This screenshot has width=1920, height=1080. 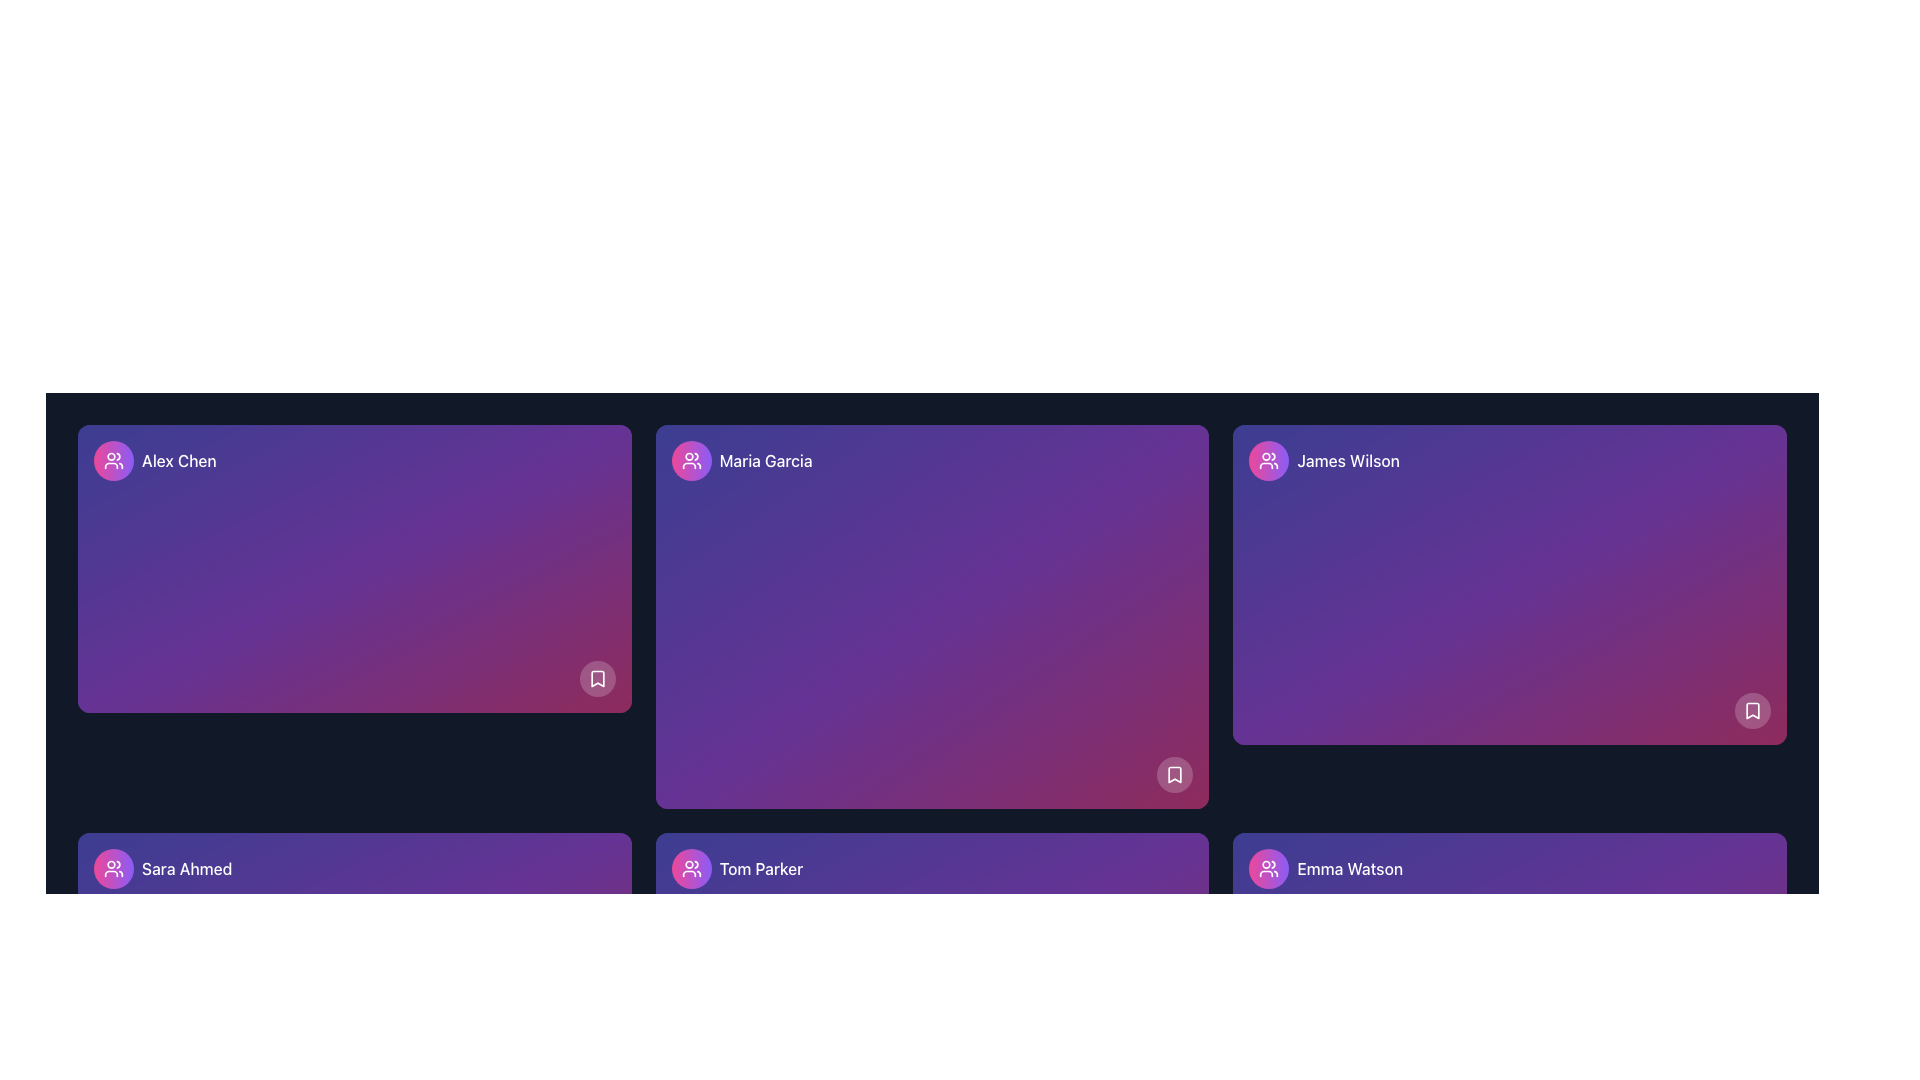 What do you see at coordinates (1751, 709) in the screenshot?
I see `the small bookmark icon button with a white outline and transparent fill, located at the bottom-right corner of the card labeled 'James Wilson', to bookmark` at bounding box center [1751, 709].